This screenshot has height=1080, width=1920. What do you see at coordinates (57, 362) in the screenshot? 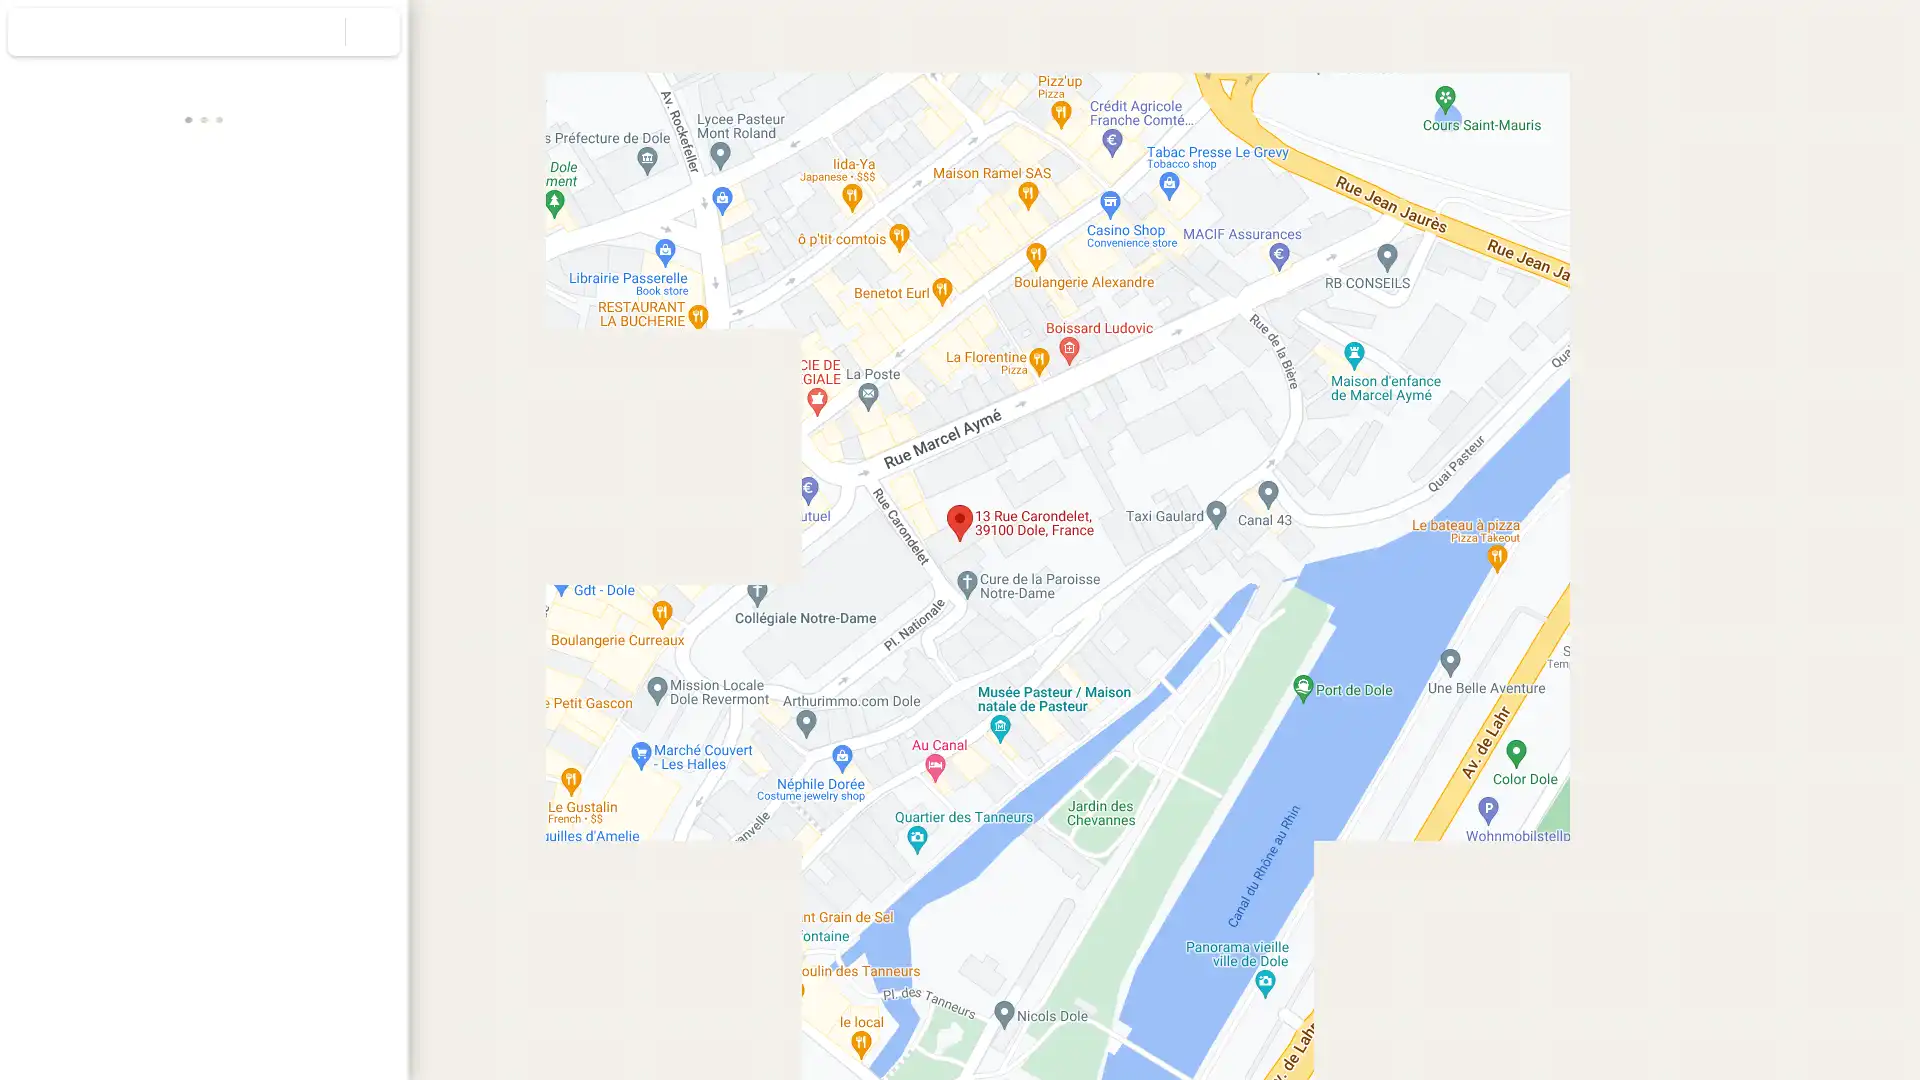
I see `Directions to 13 Rue Carondelet` at bounding box center [57, 362].